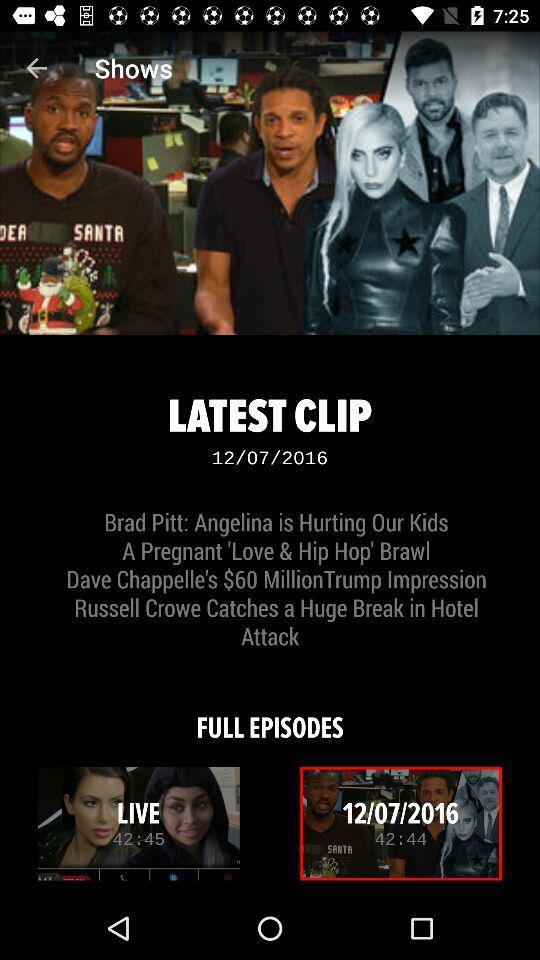  What do you see at coordinates (36, 68) in the screenshot?
I see `item above the brad pitt angelina icon` at bounding box center [36, 68].